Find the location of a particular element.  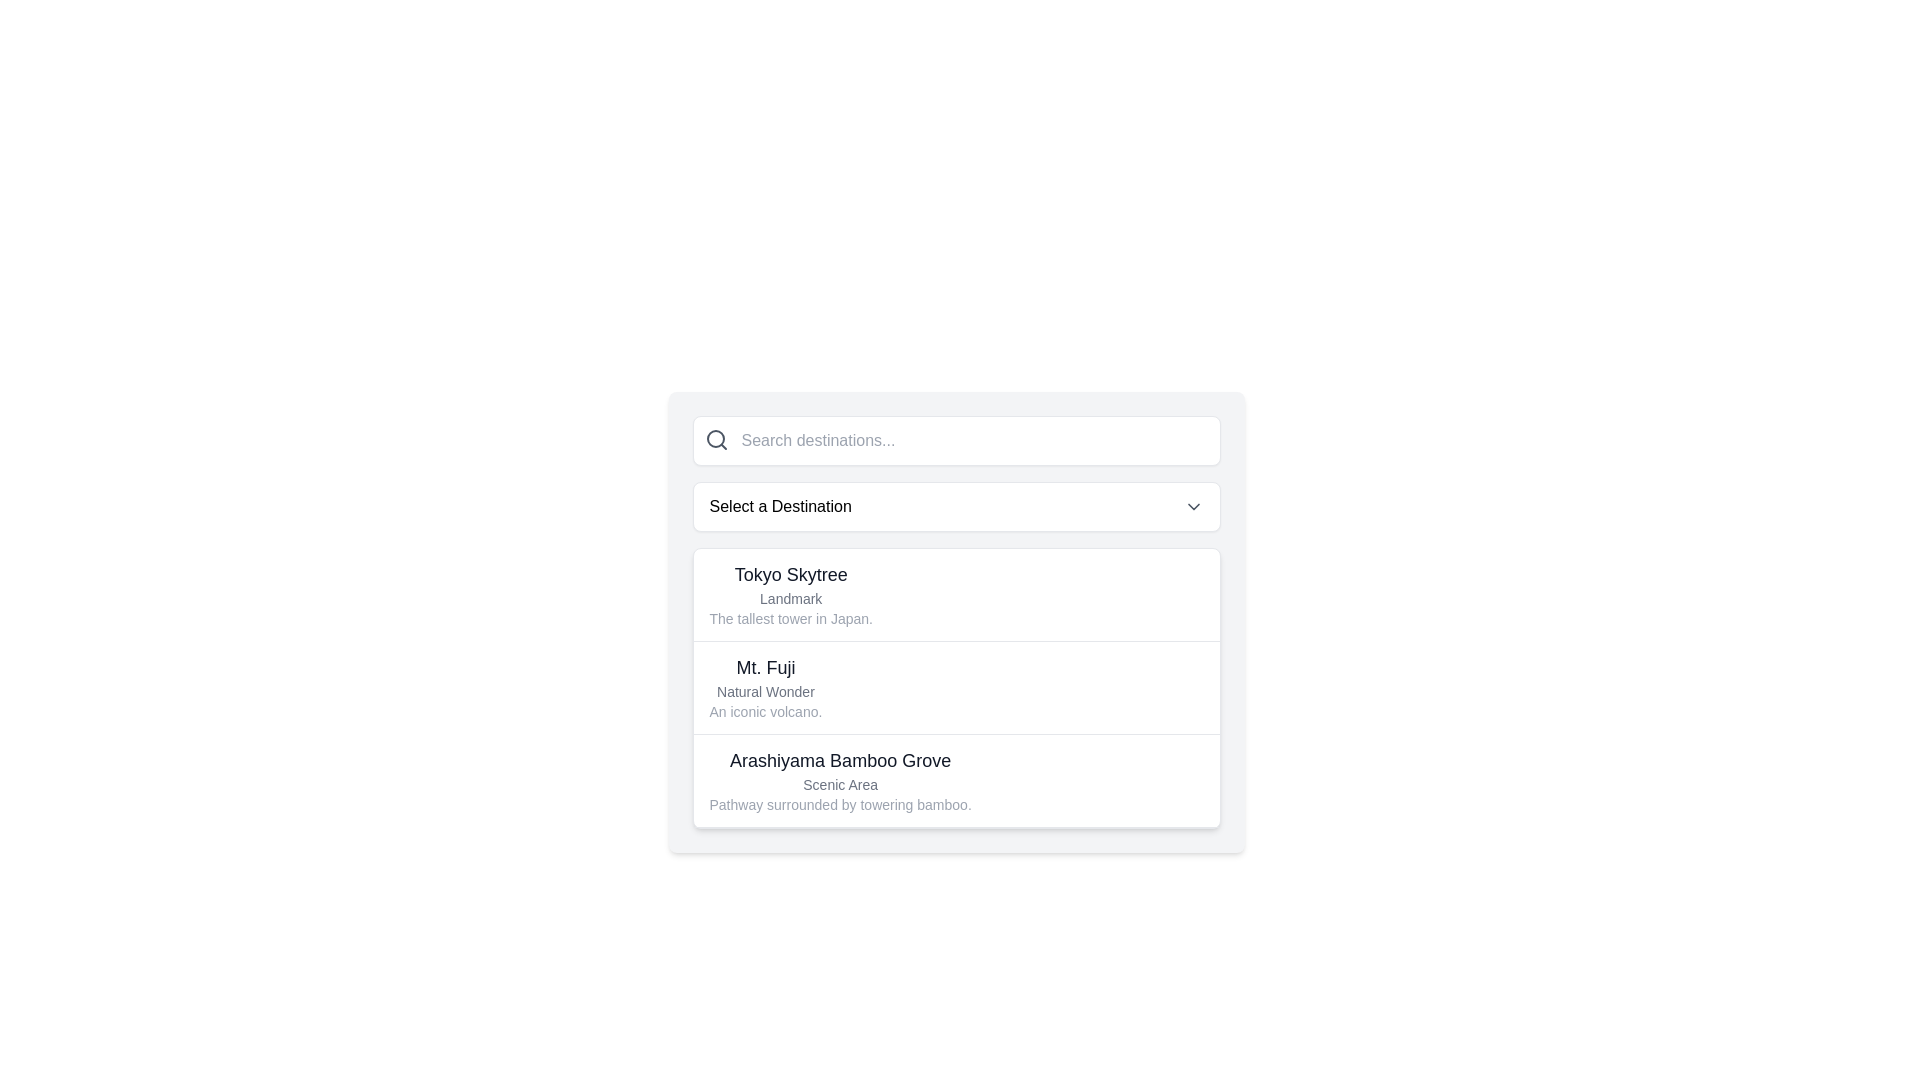

the Text label that identifies the name of a destination entry, positioned above the supporting texts 'Scenic Area' and 'Pathway surrounded by towering bamboo.' is located at coordinates (840, 760).